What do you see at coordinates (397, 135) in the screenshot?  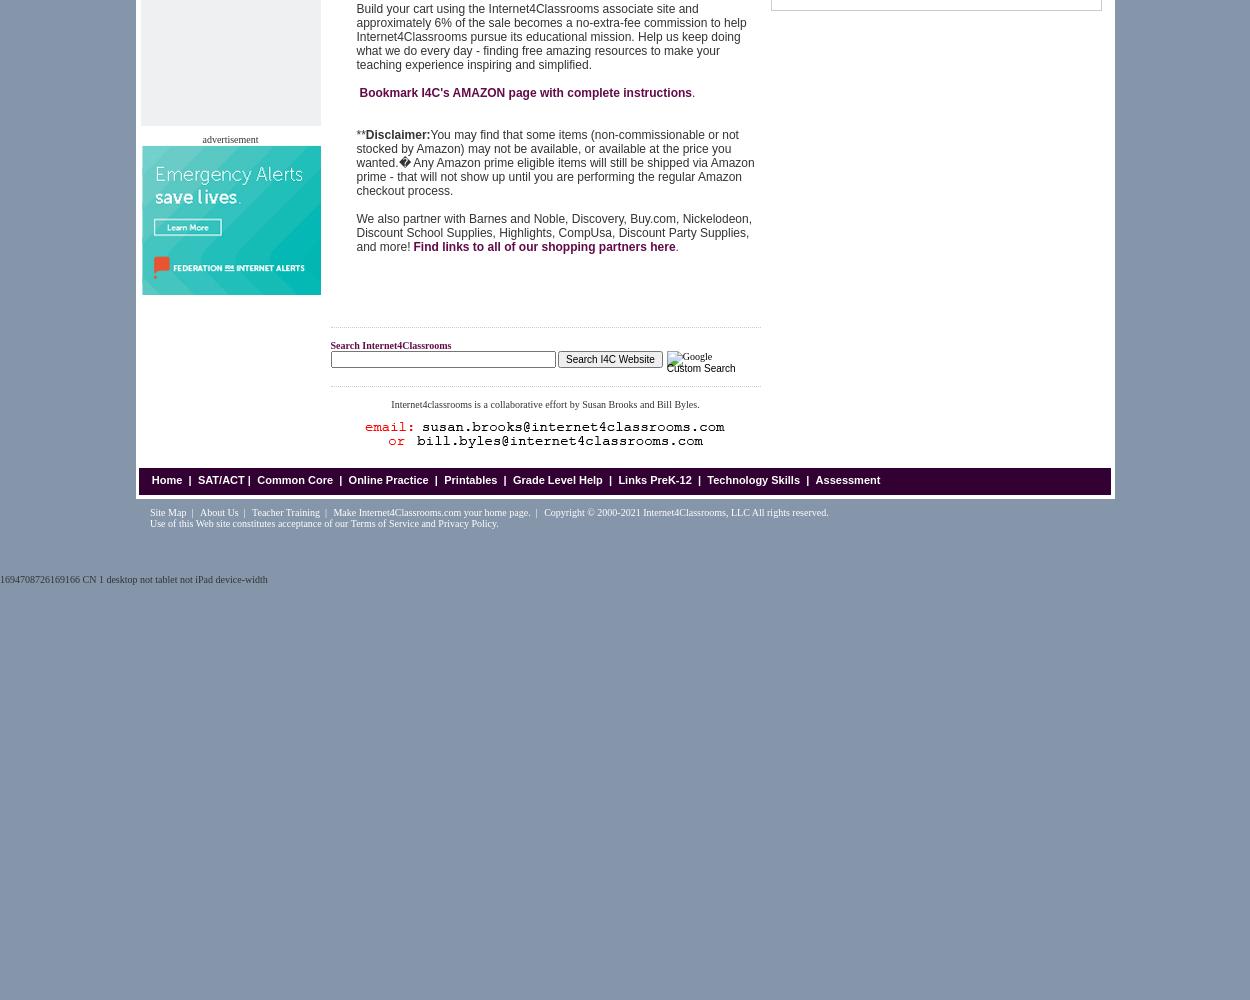 I see `'Disclaimer:'` at bounding box center [397, 135].